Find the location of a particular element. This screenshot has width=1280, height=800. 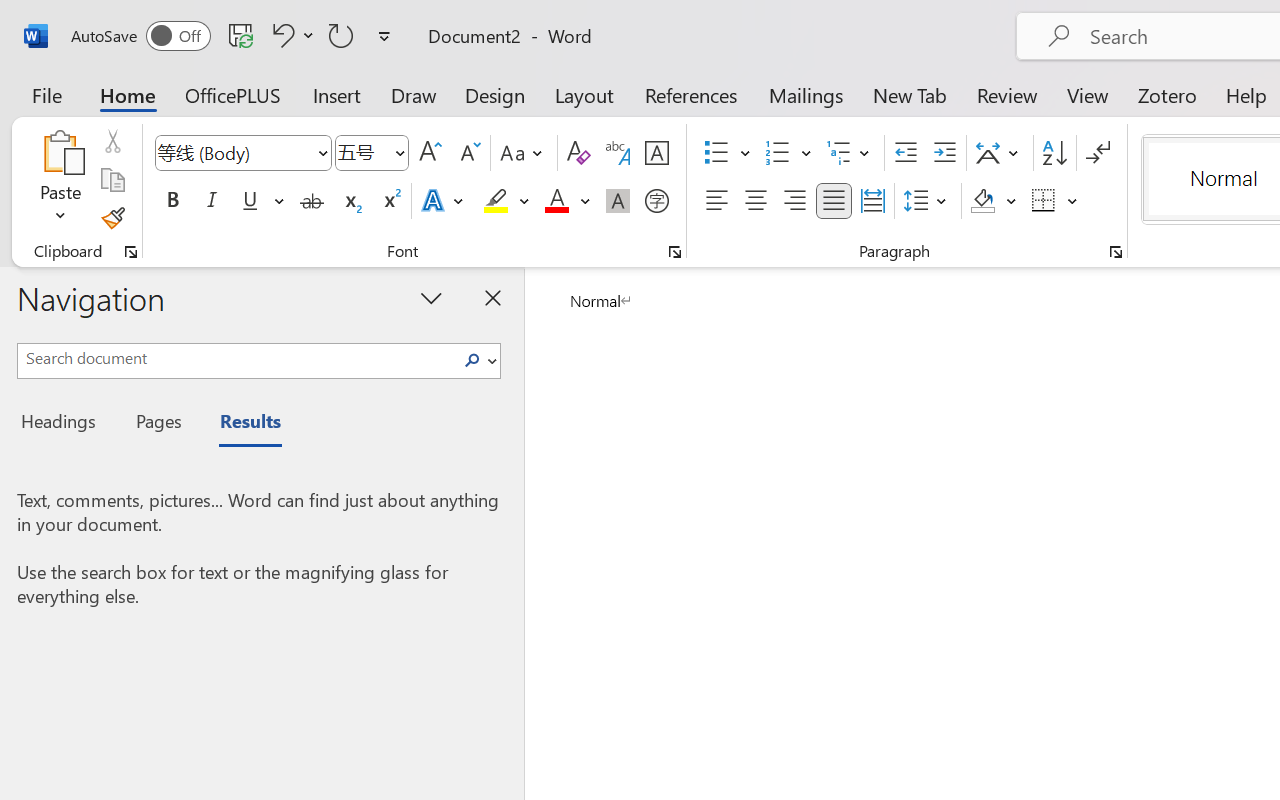

'Undo Apply Quick Style' is located at coordinates (279, 34).